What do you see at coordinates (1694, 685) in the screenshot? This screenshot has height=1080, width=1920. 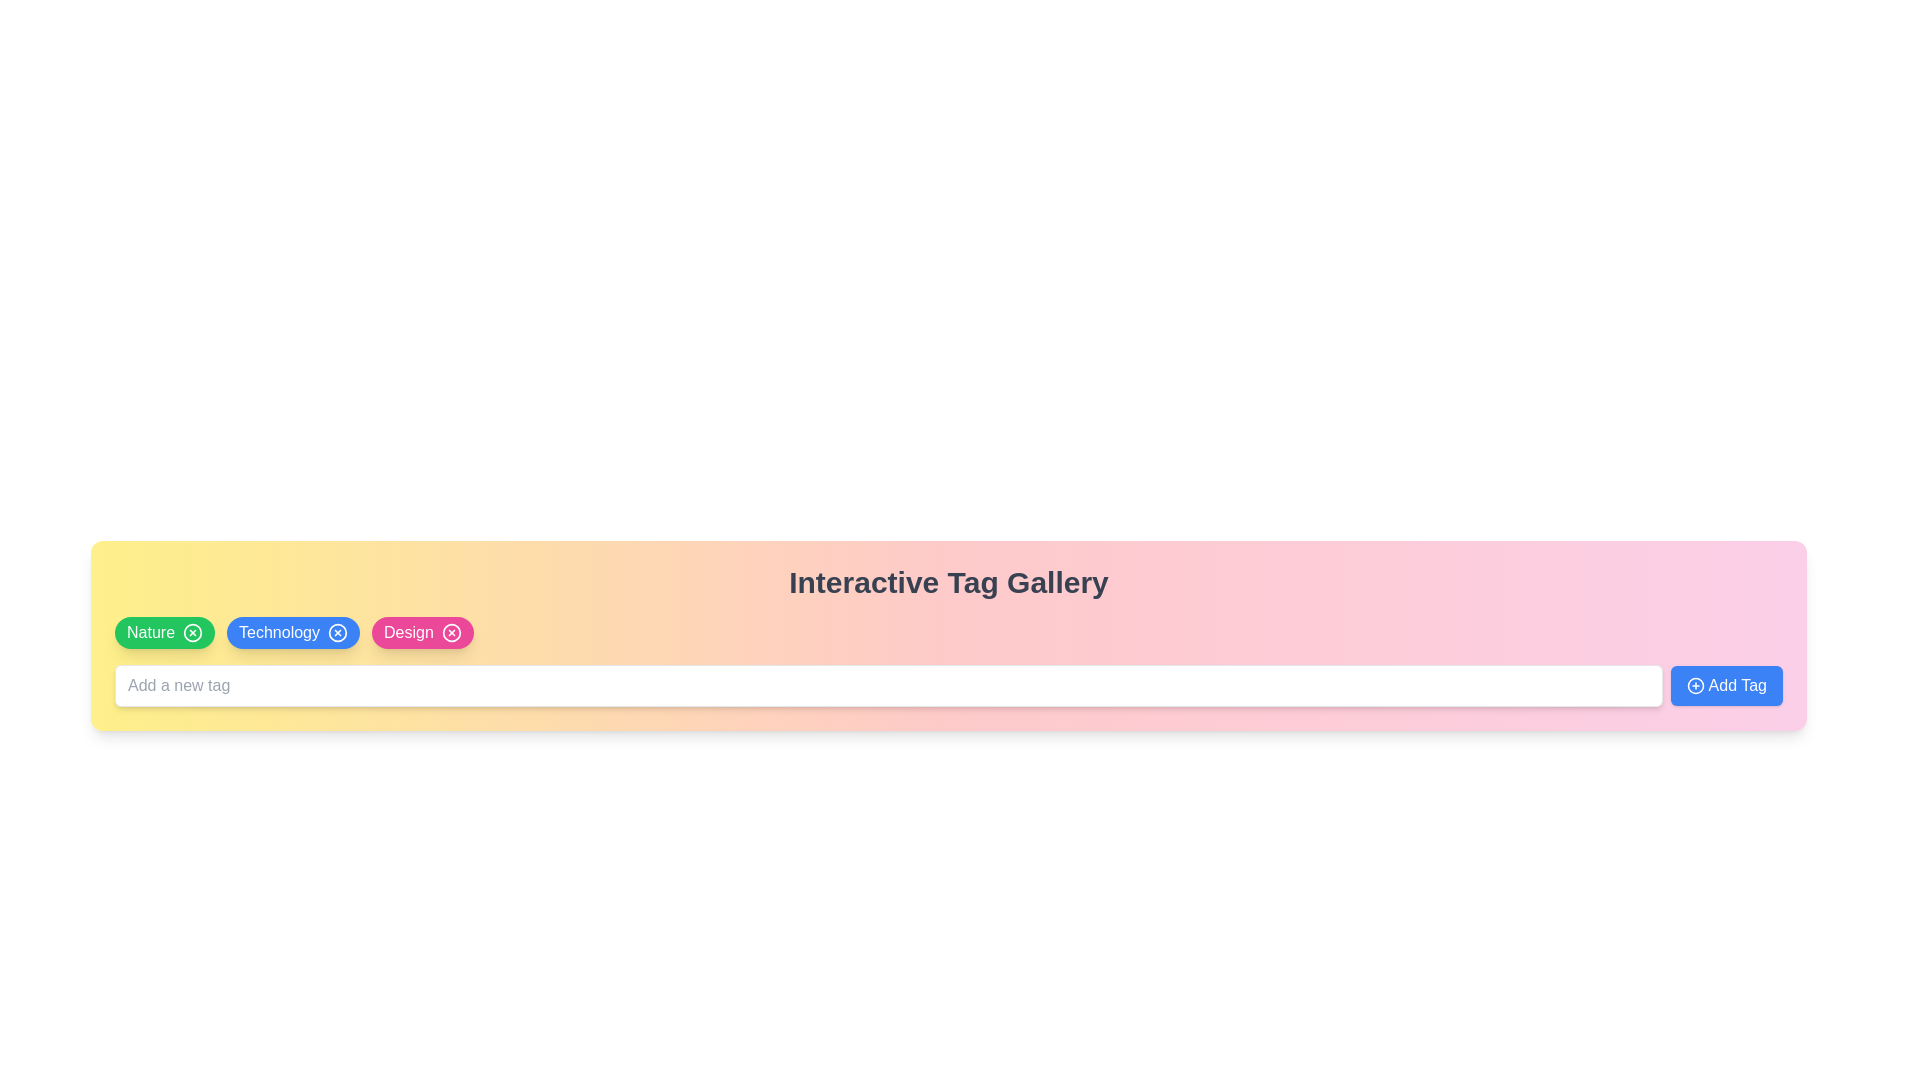 I see `the small circular plus icon inside the 'Add Tag' button, which has a blue background and white borders` at bounding box center [1694, 685].